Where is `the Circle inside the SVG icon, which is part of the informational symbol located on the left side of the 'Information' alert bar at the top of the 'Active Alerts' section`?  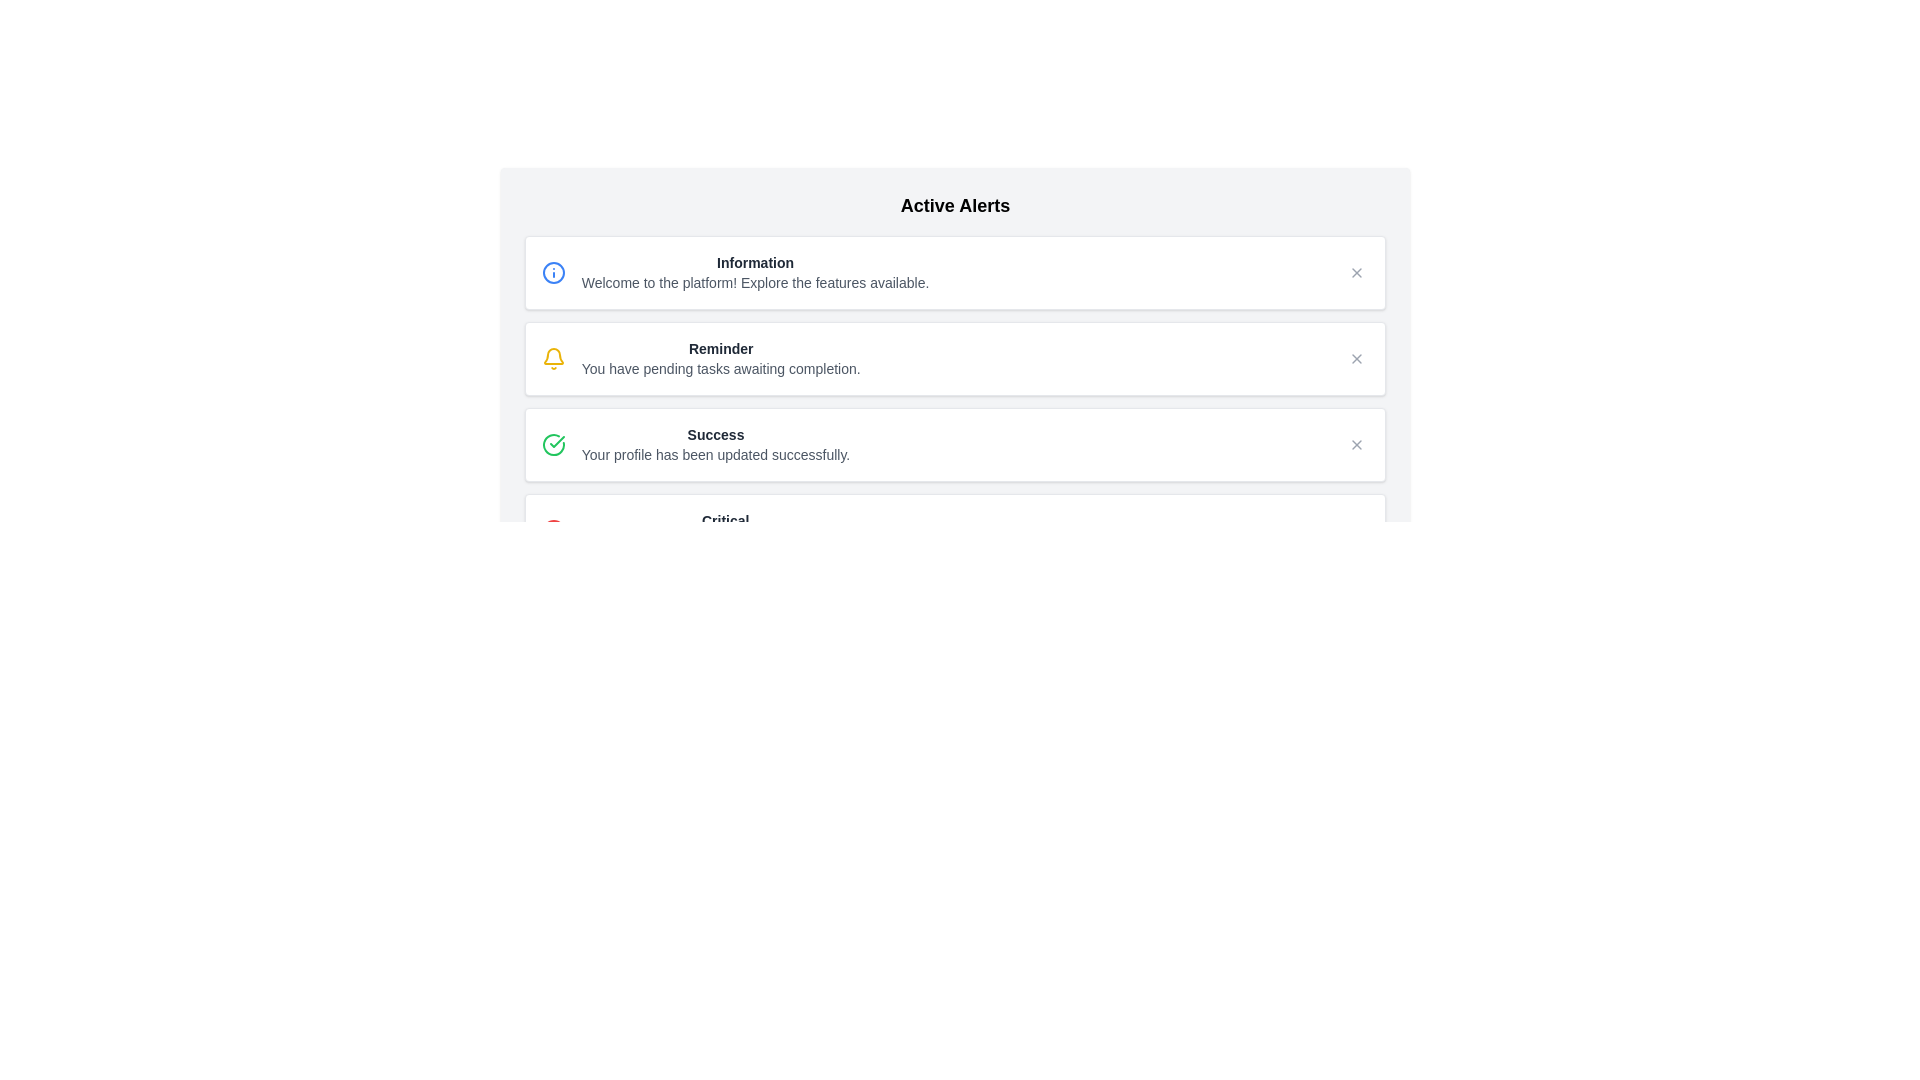
the Circle inside the SVG icon, which is part of the informational symbol located on the left side of the 'Information' alert bar at the top of the 'Active Alerts' section is located at coordinates (553, 273).